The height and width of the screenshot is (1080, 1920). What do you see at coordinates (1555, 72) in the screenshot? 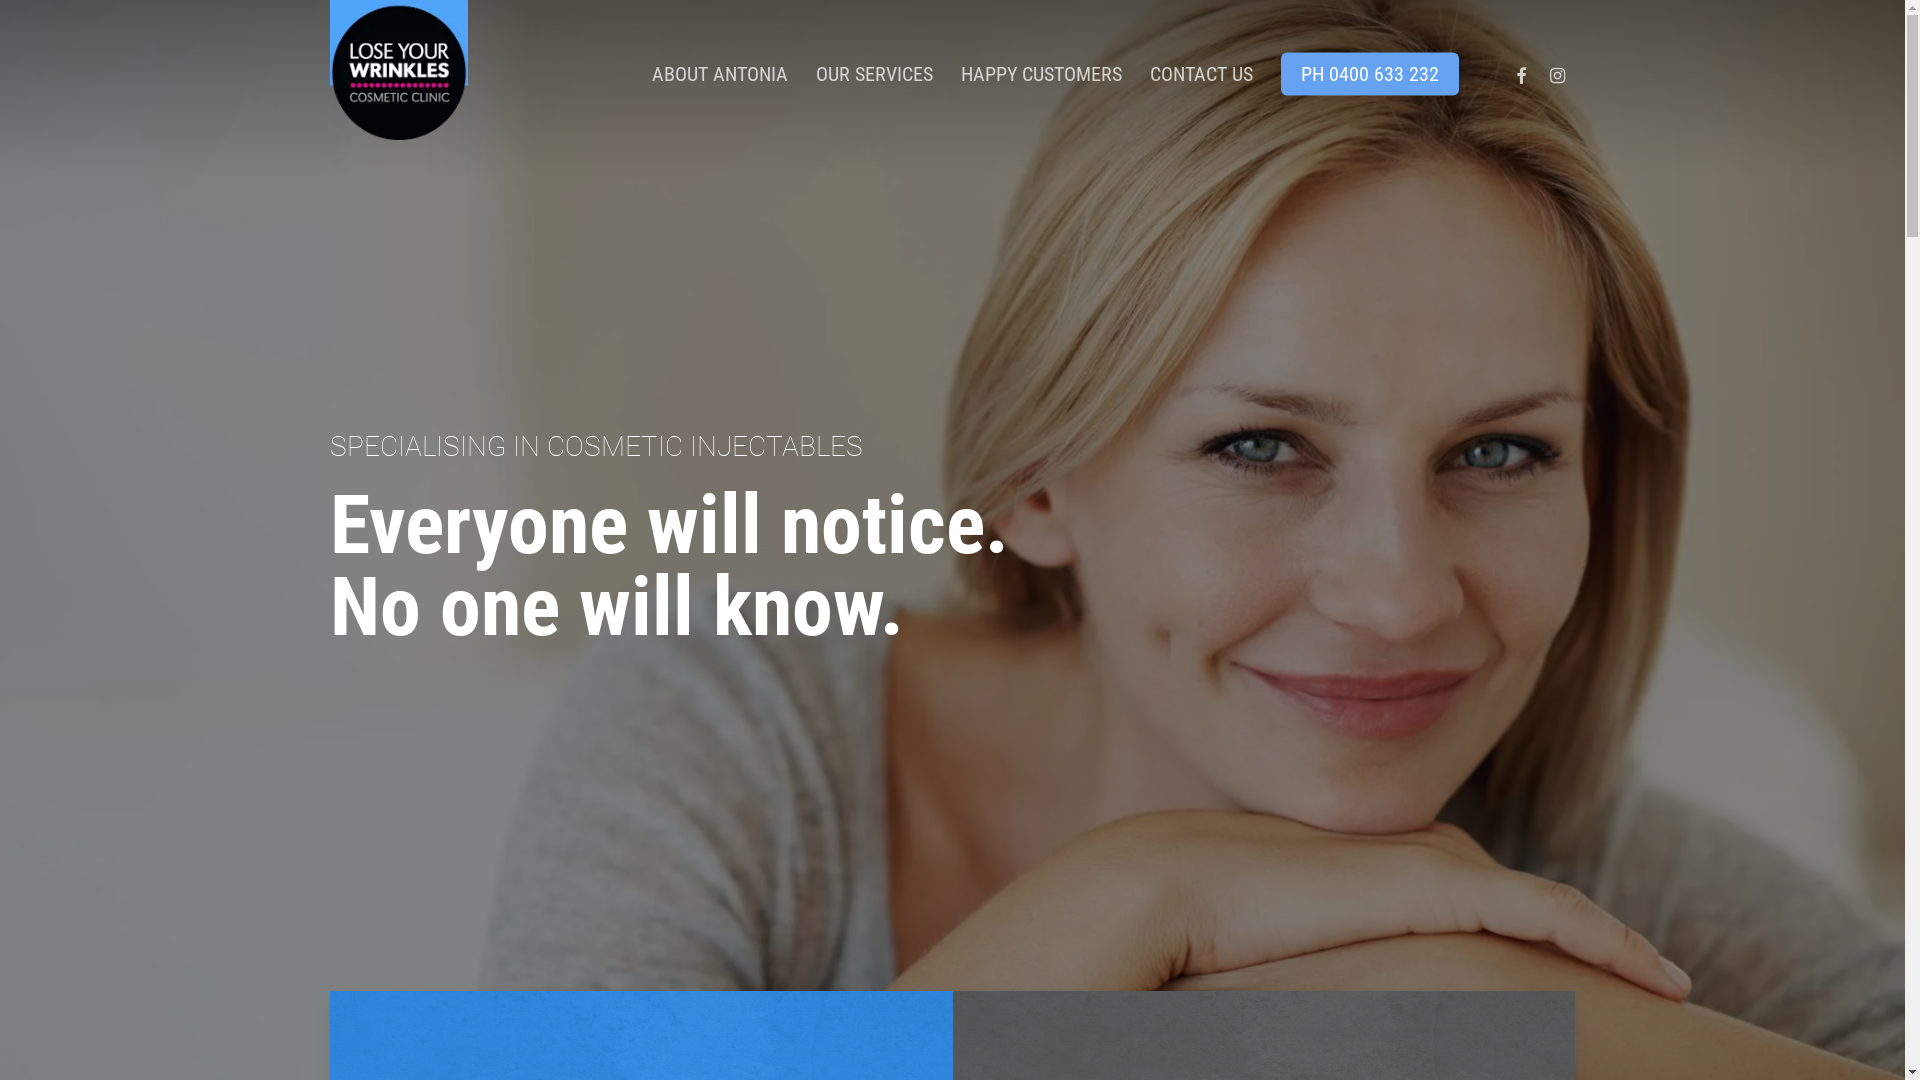
I see `'INSTAGRAM'` at bounding box center [1555, 72].